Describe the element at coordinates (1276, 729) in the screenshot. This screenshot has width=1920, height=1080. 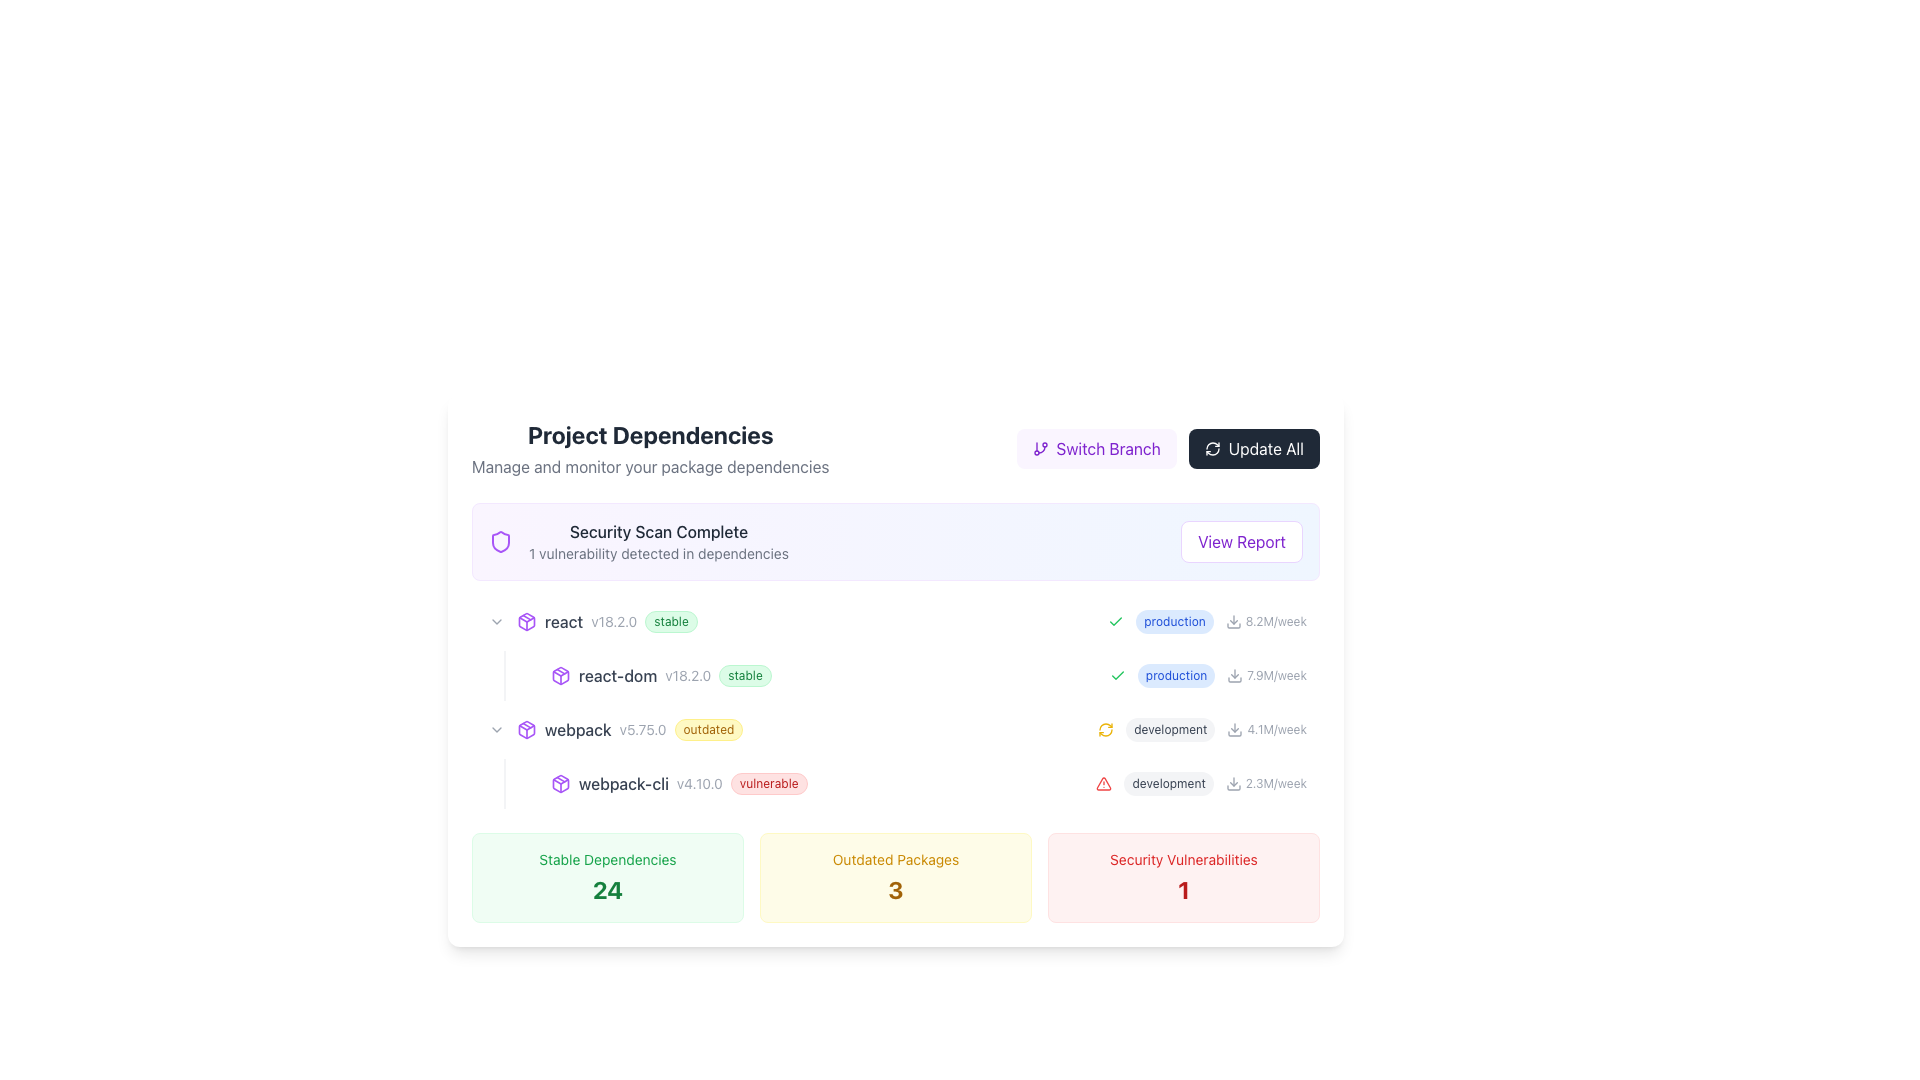
I see `the Text label displaying the download frequency '4.1M/week' located in the third row of the main content table, next to the text 'development'` at that location.